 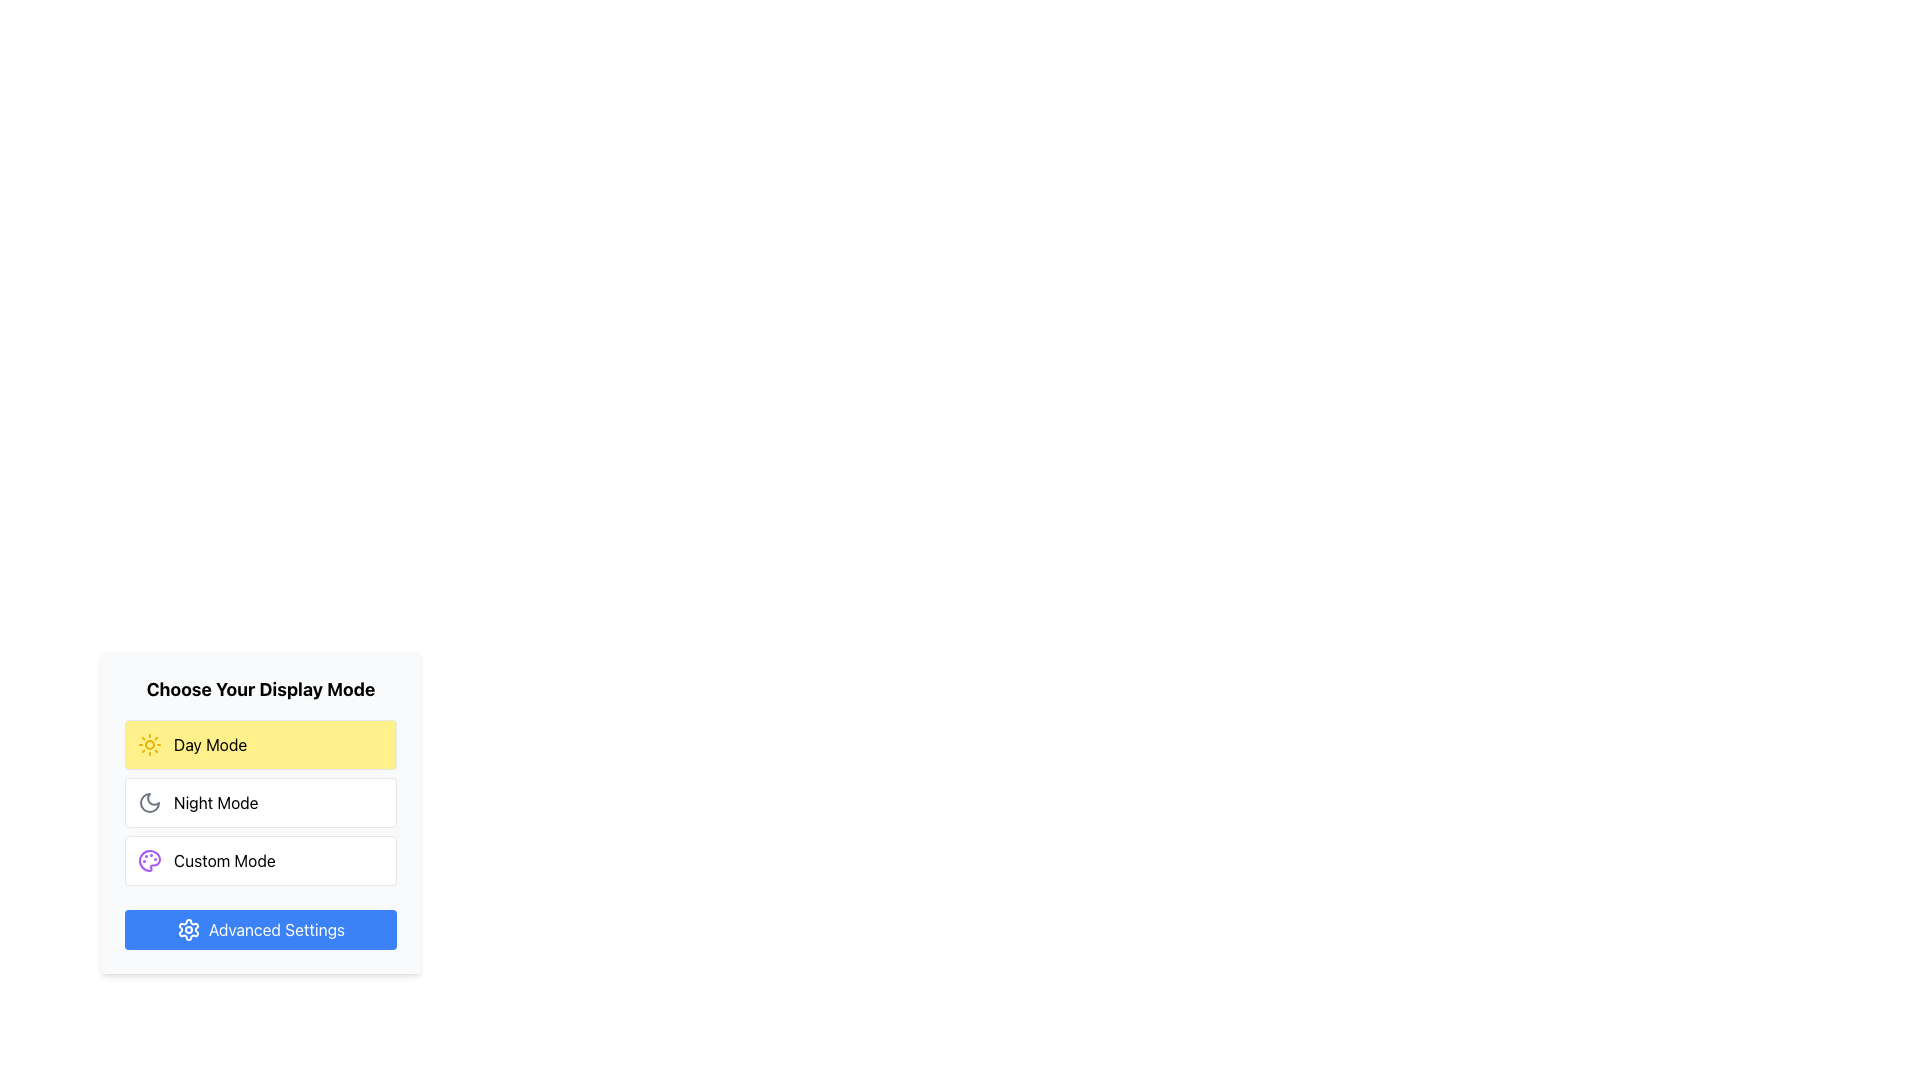 I want to click on the 'Custom Mode' button, which is the third option in the display modes section and features a purple palette icon, to observe its hover effect, so click(x=259, y=859).